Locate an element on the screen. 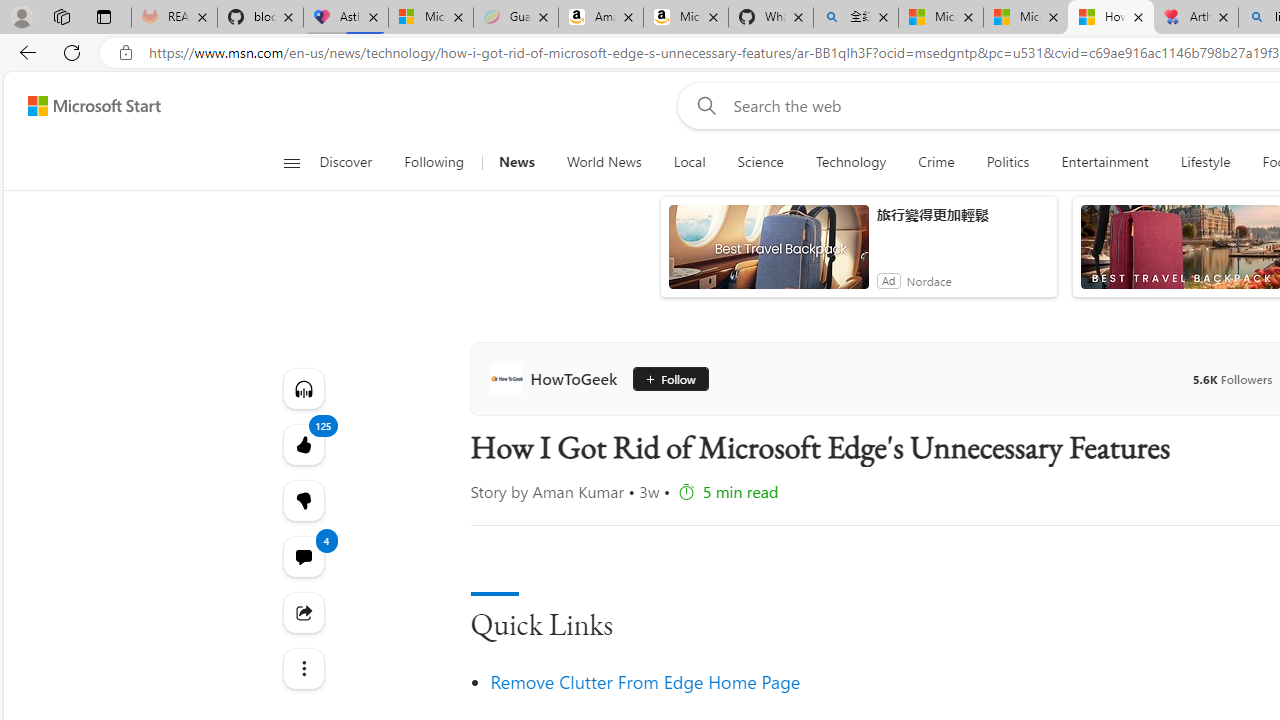 The height and width of the screenshot is (720, 1280). 'Technology' is located at coordinates (851, 162).